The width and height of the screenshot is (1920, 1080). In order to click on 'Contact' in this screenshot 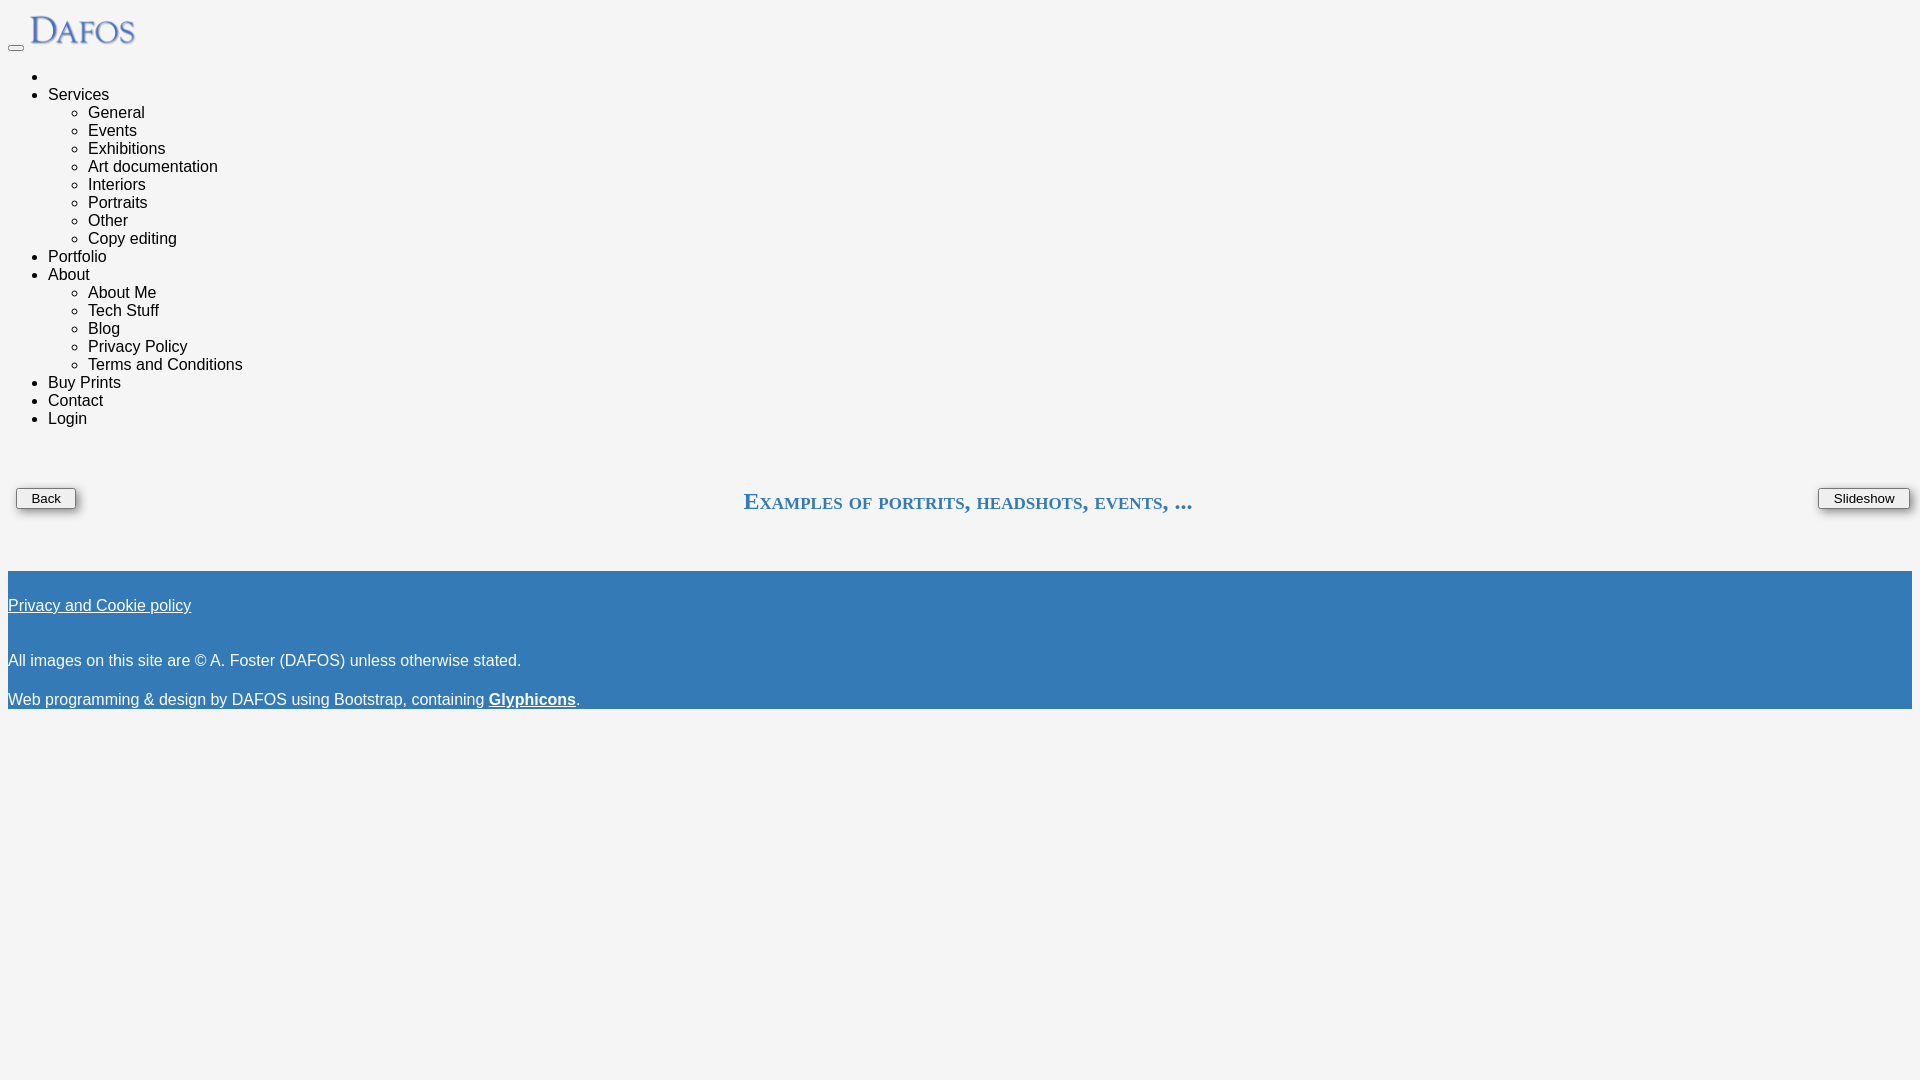, I will do `click(75, 400)`.